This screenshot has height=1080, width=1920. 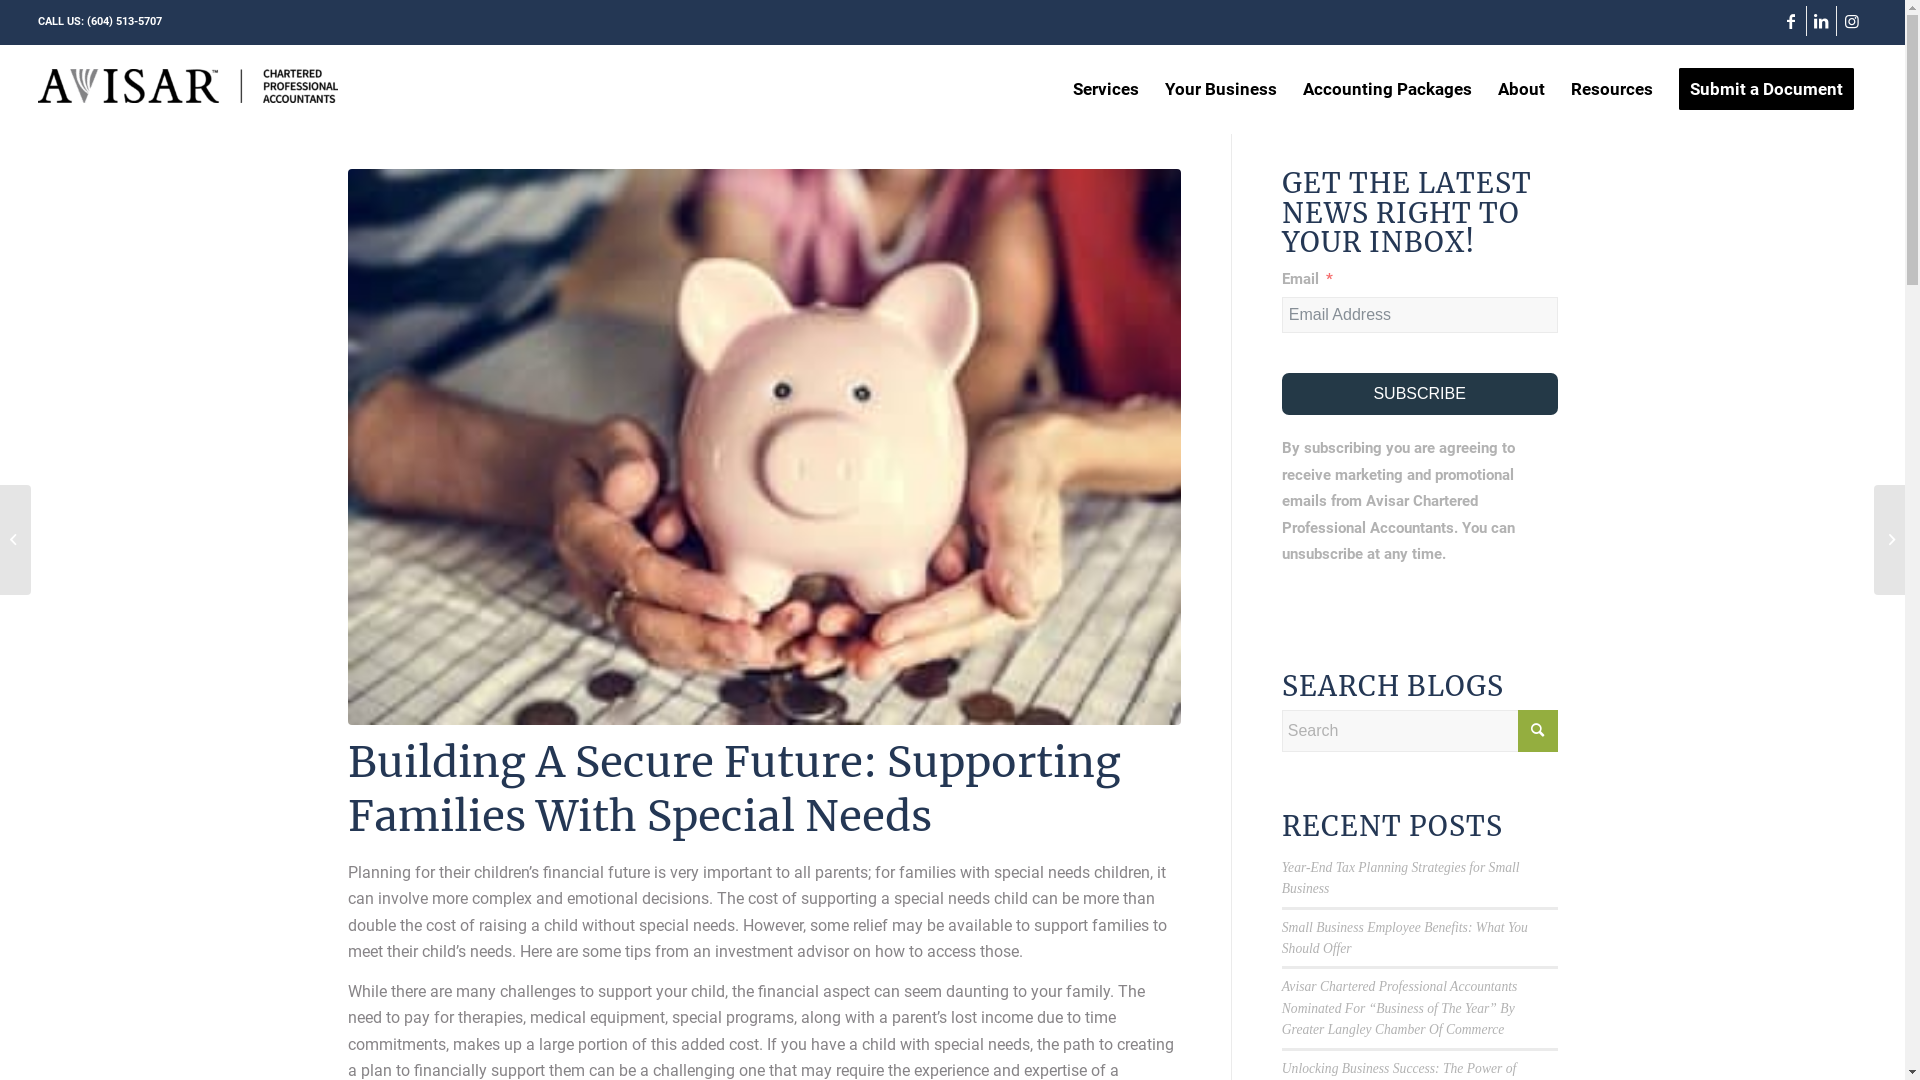 I want to click on 'About', so click(x=1484, y=87).